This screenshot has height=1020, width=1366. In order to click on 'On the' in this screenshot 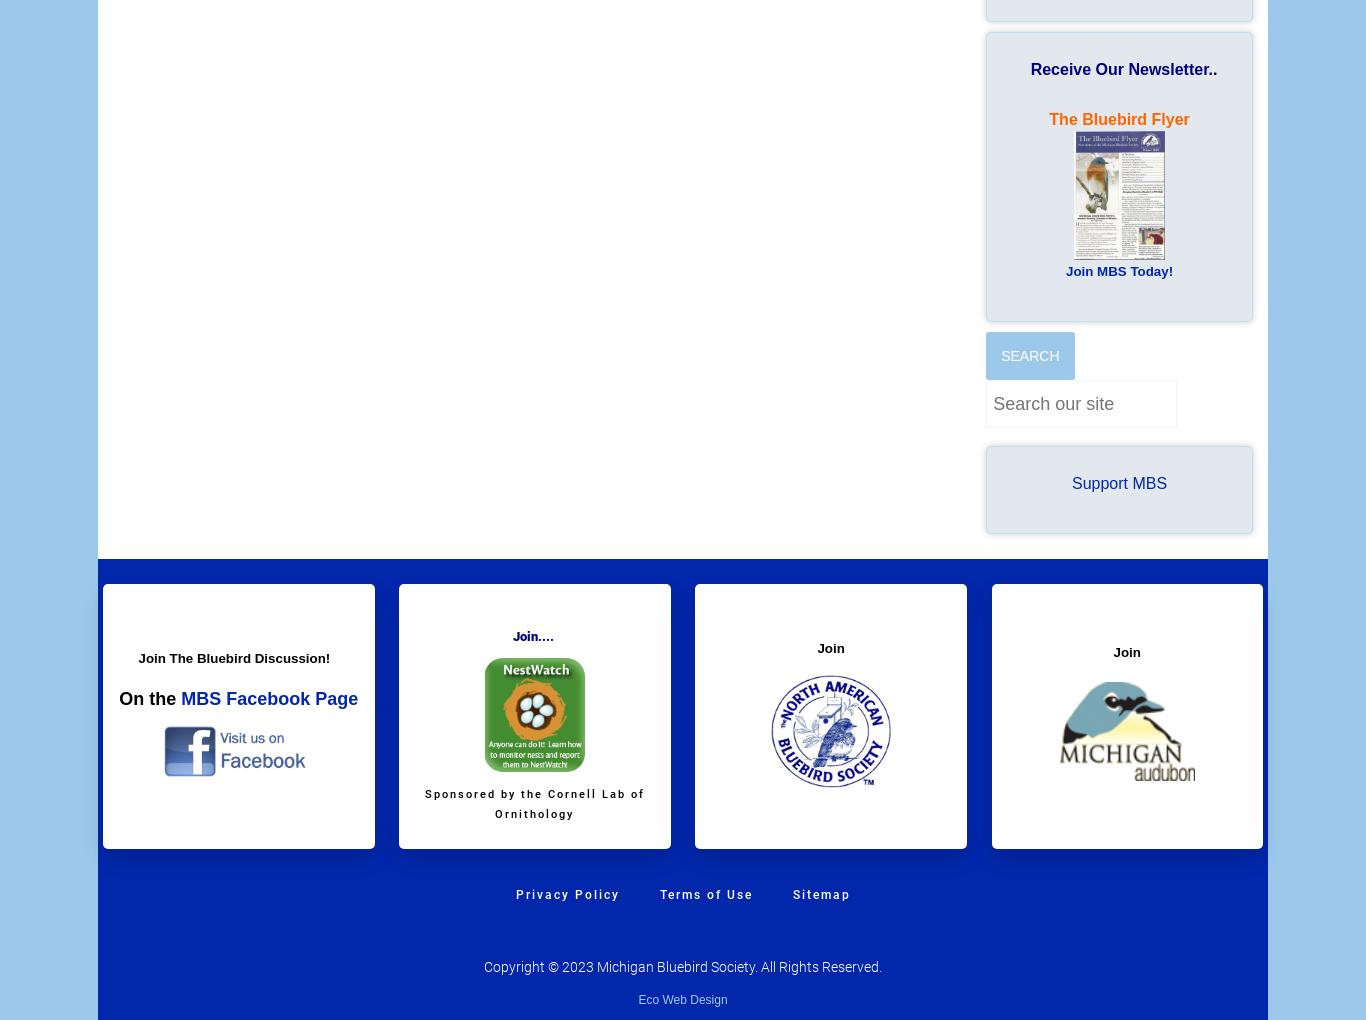, I will do `click(148, 698)`.